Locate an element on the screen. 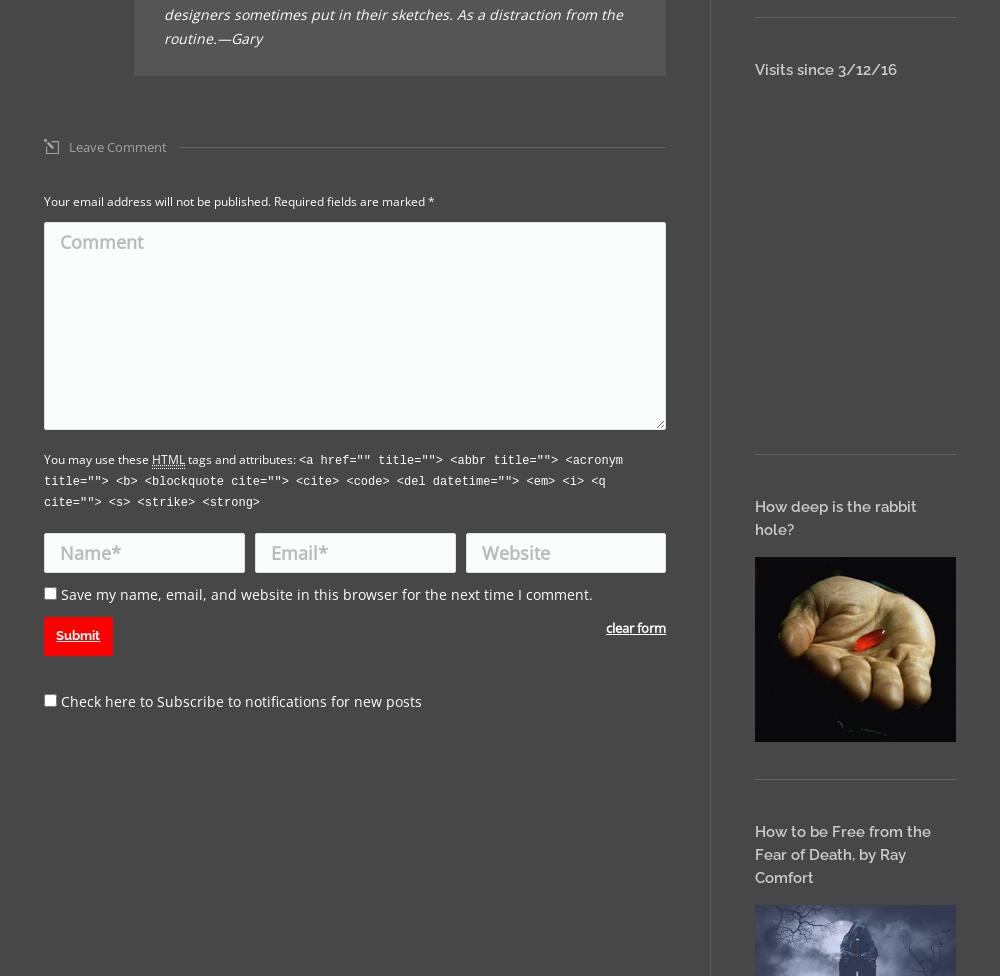 This screenshot has height=976, width=1000. 'Your email address will not be published. Required fields are marked' is located at coordinates (235, 200).